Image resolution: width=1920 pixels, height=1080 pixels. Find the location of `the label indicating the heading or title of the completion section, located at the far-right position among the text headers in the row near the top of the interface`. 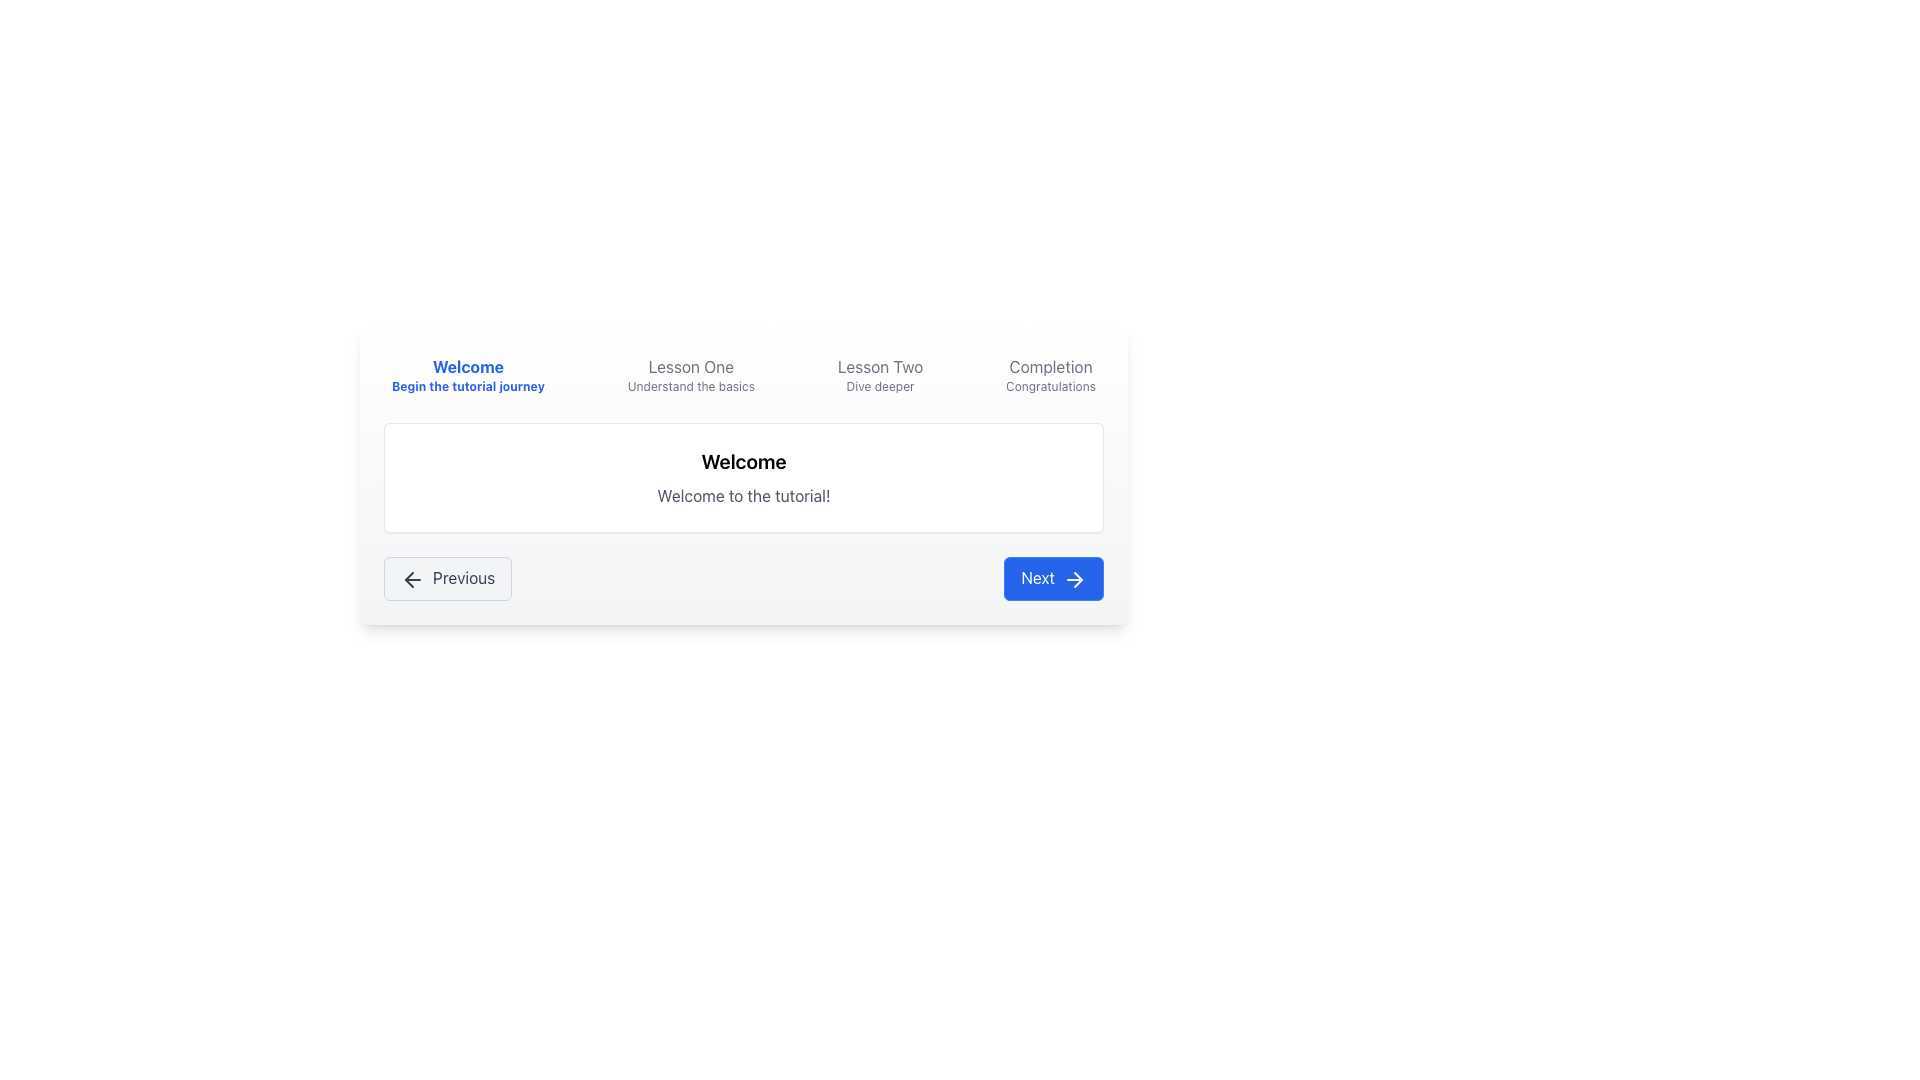

the label indicating the heading or title of the completion section, located at the far-right position among the text headers in the row near the top of the interface is located at coordinates (1050, 366).